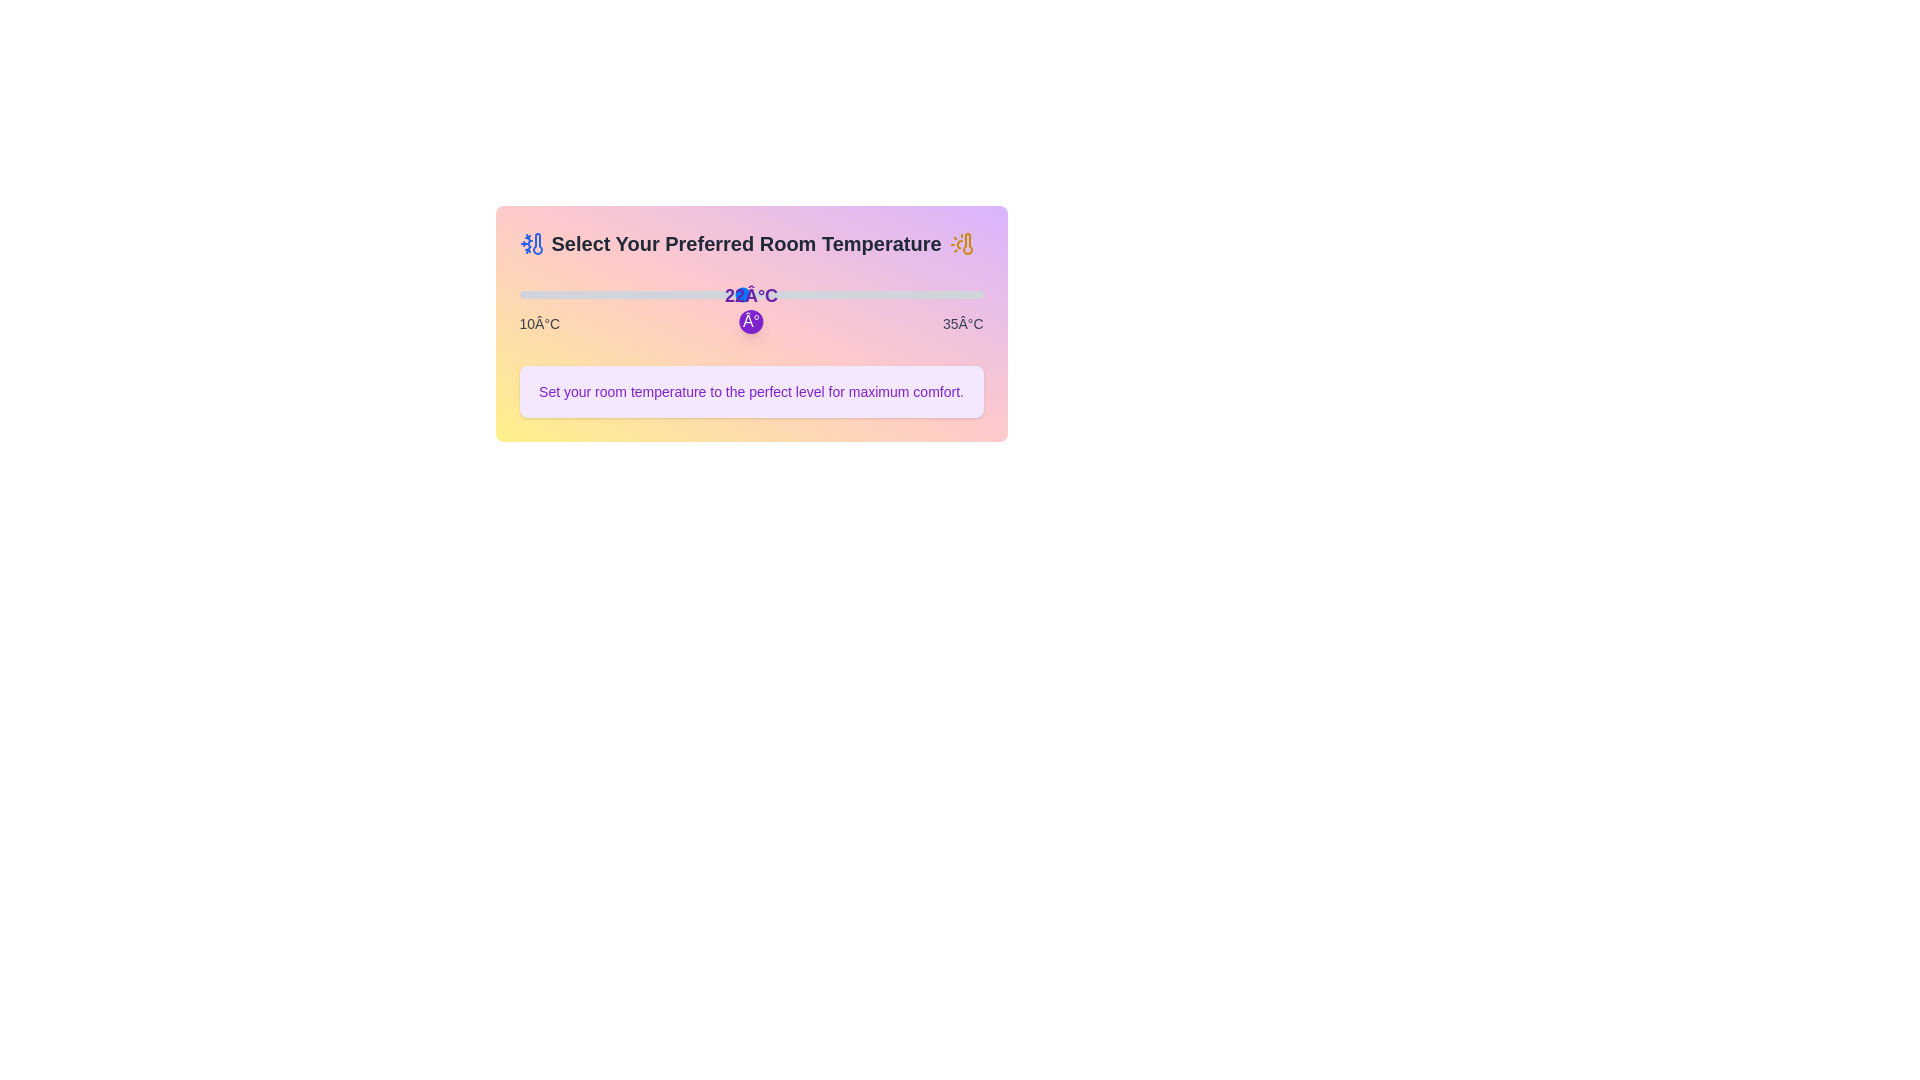  What do you see at coordinates (519, 294) in the screenshot?
I see `the slider to a specific temperature 10 in degrees Celsius` at bounding box center [519, 294].